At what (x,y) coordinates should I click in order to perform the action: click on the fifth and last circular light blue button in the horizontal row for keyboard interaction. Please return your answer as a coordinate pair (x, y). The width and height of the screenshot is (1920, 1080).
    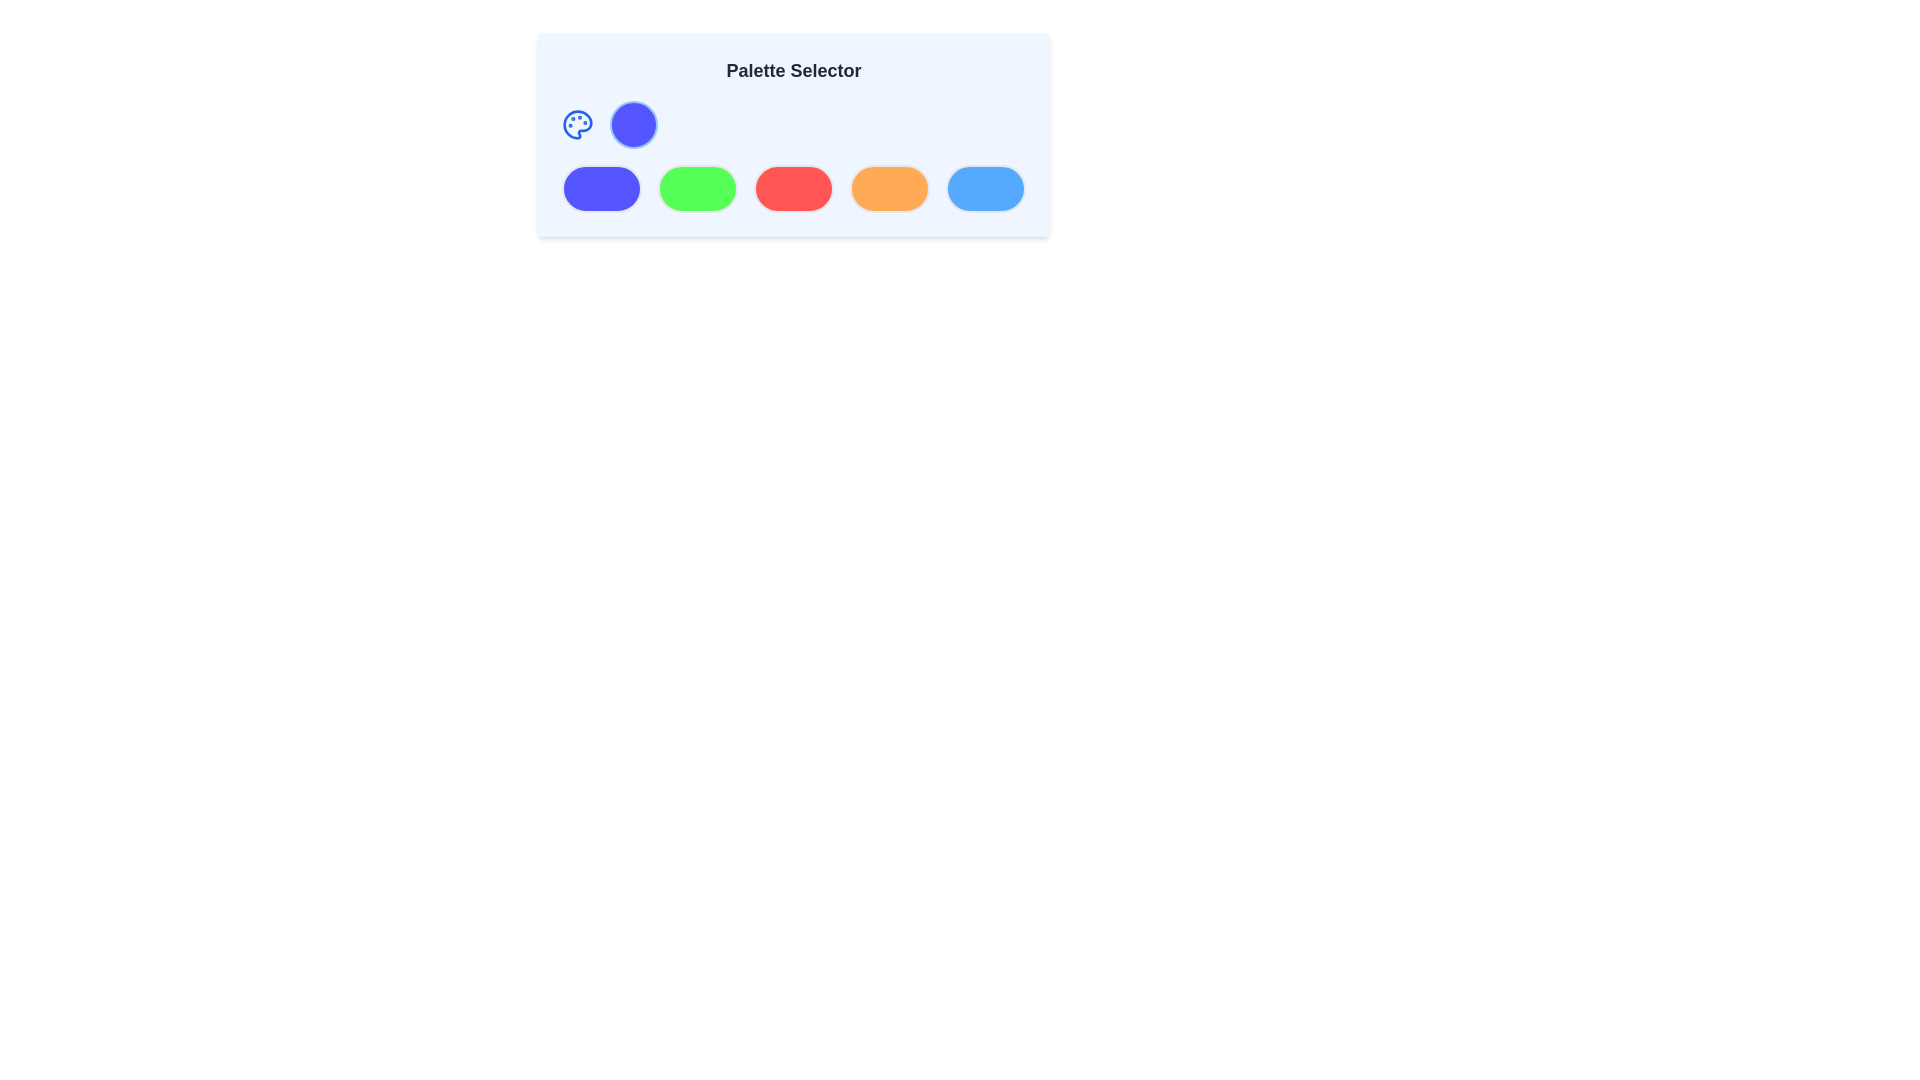
    Looking at the image, I should click on (985, 189).